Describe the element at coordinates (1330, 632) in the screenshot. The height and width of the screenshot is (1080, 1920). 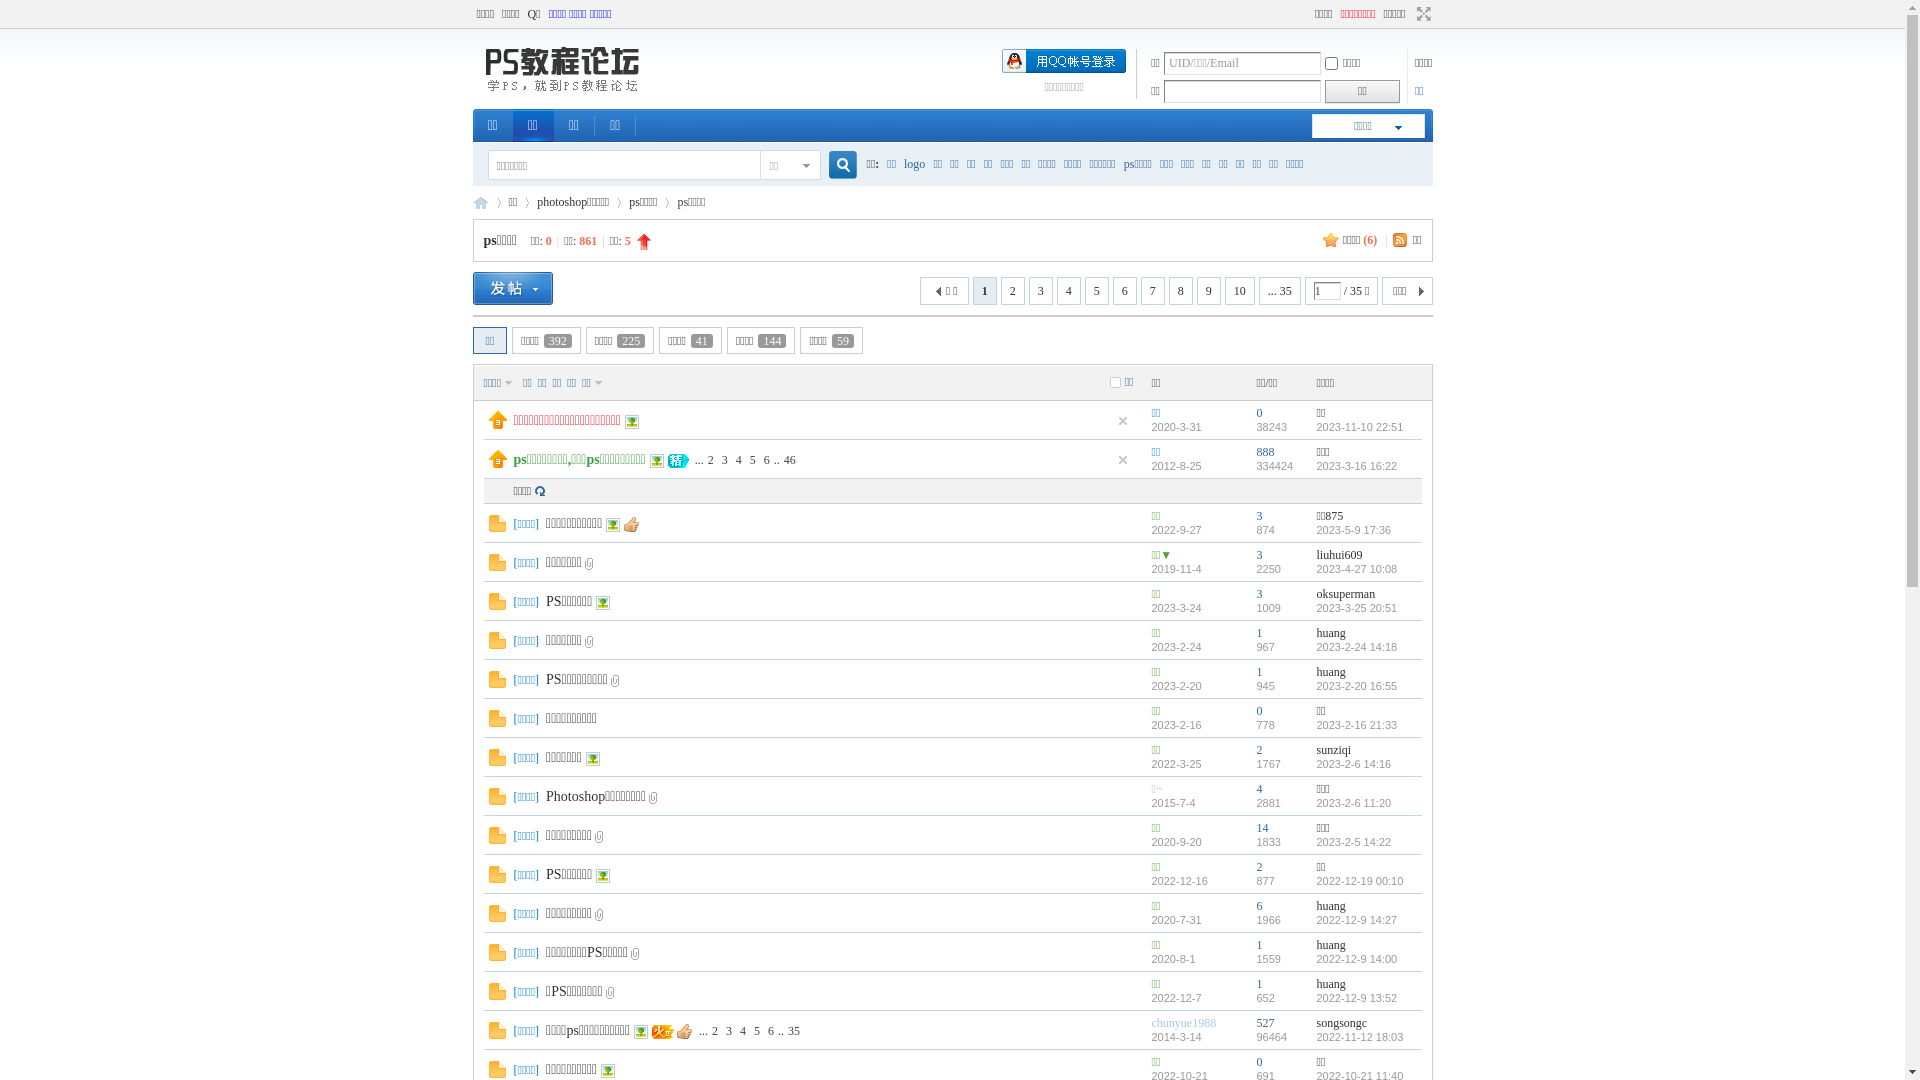
I see `'huang'` at that location.